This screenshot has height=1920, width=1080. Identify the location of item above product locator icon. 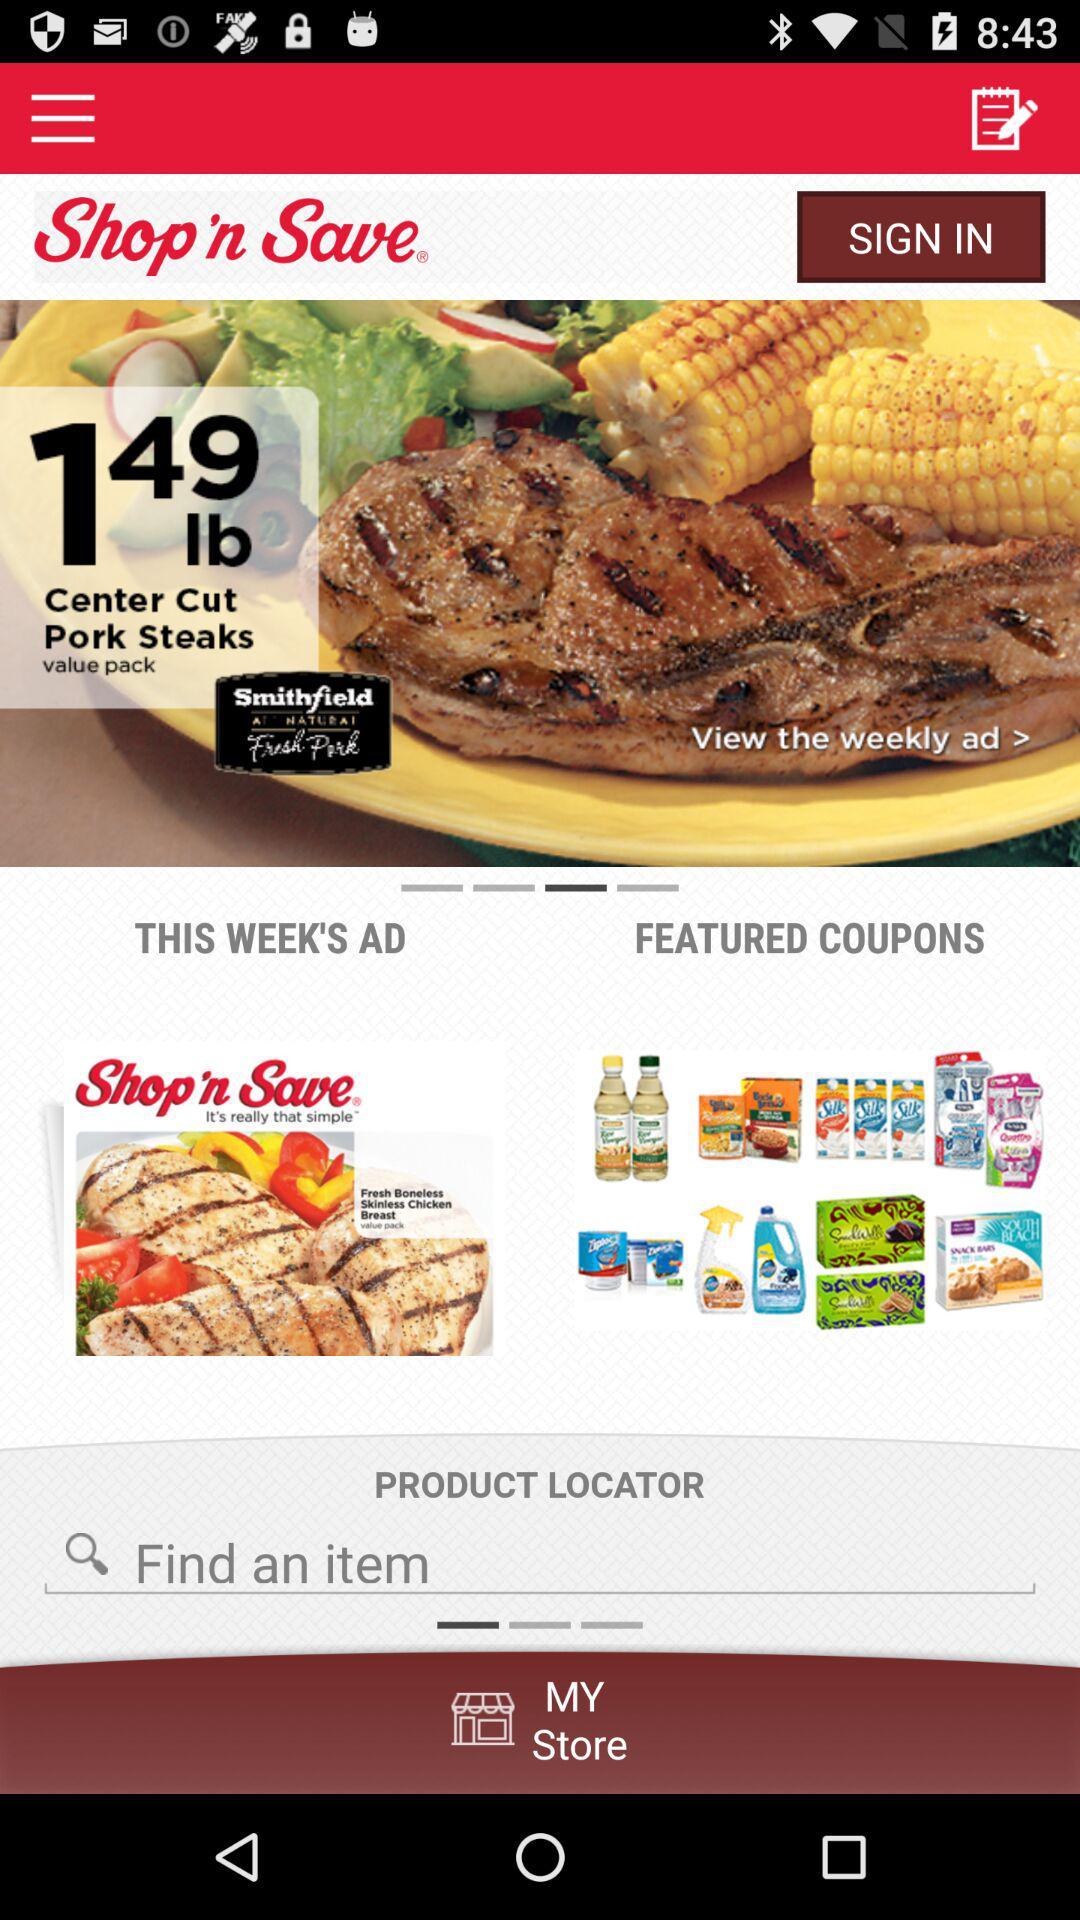
(284, 1198).